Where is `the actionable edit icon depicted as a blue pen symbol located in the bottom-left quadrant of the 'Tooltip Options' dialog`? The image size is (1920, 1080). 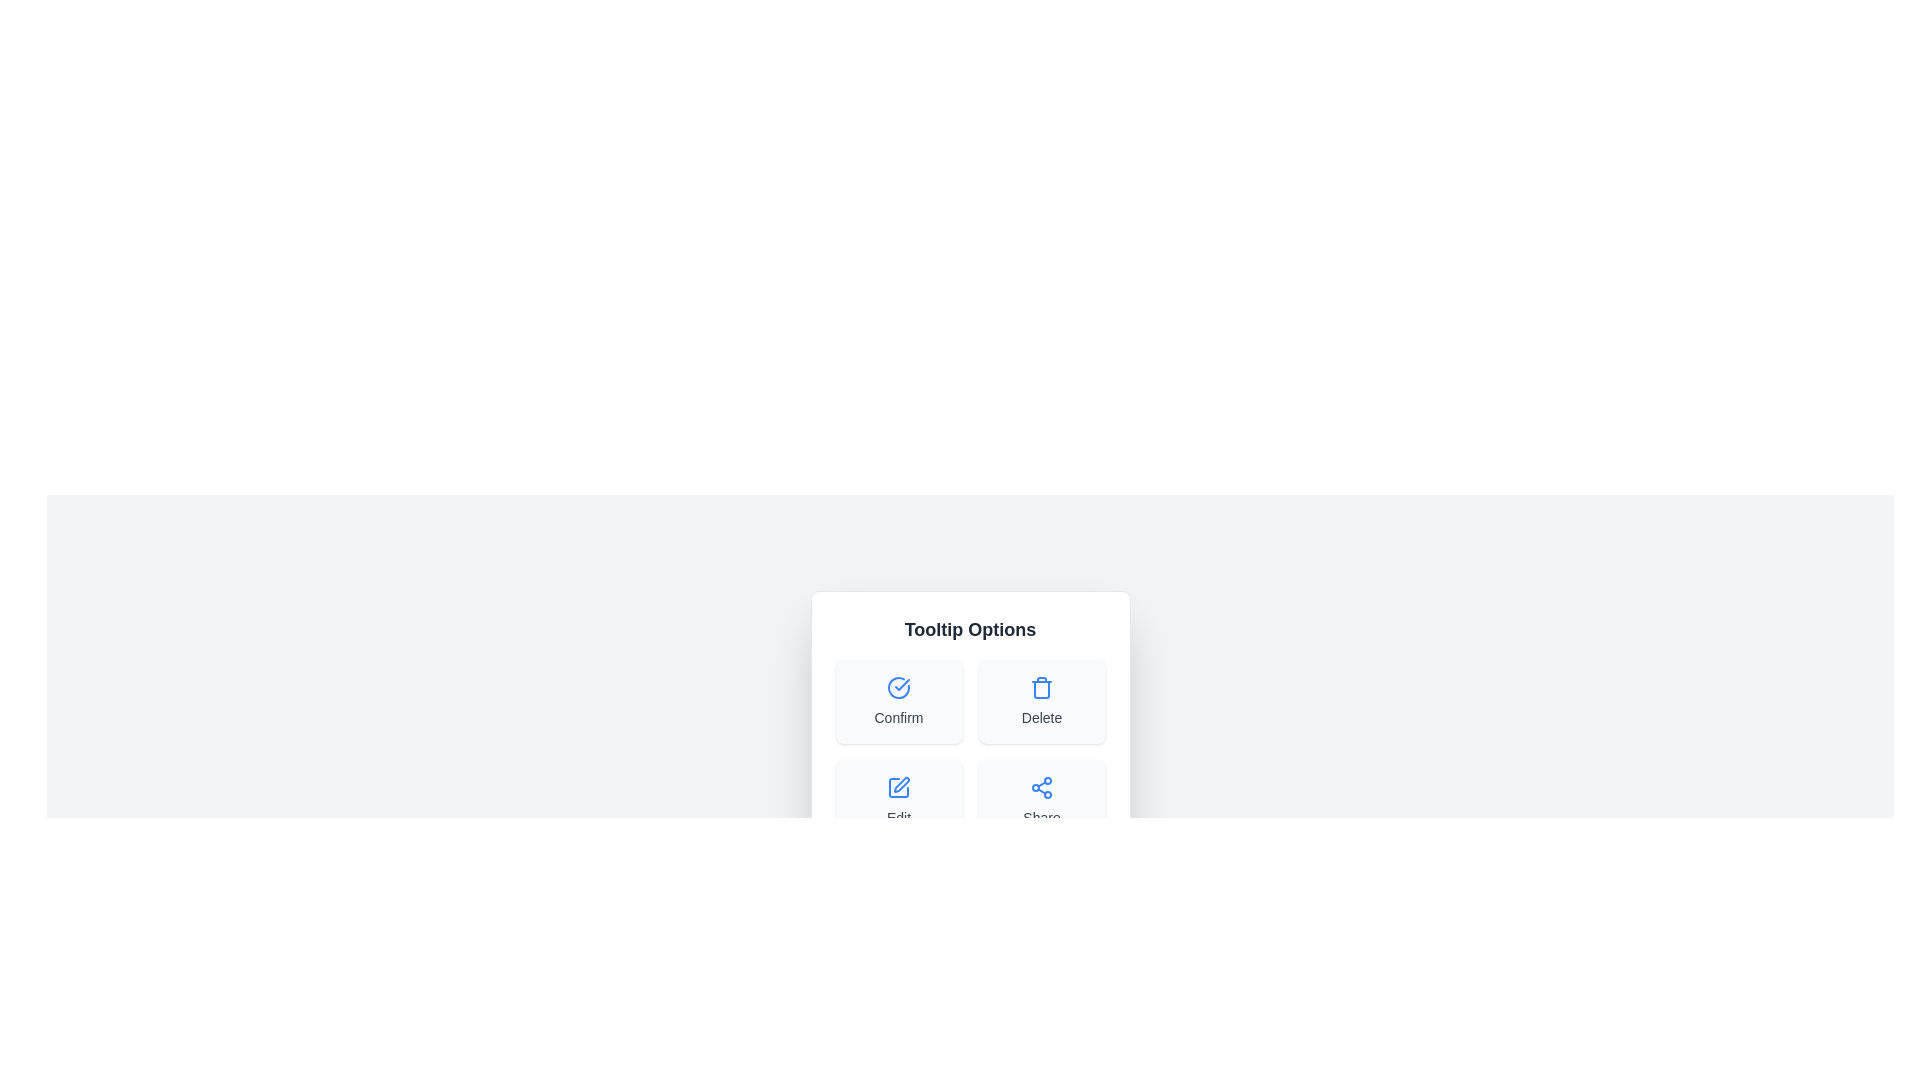
the actionable edit icon depicted as a blue pen symbol located in the bottom-left quadrant of the 'Tooltip Options' dialog is located at coordinates (901, 784).